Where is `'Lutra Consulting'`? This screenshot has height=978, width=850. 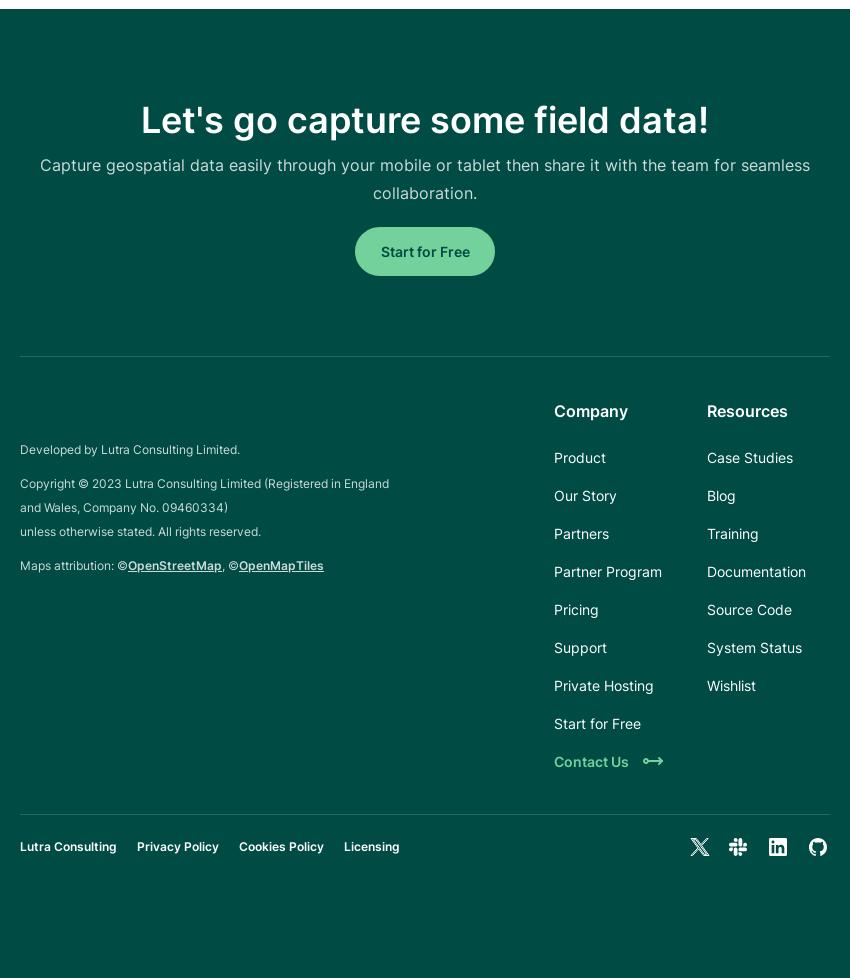 'Lutra Consulting' is located at coordinates (68, 845).